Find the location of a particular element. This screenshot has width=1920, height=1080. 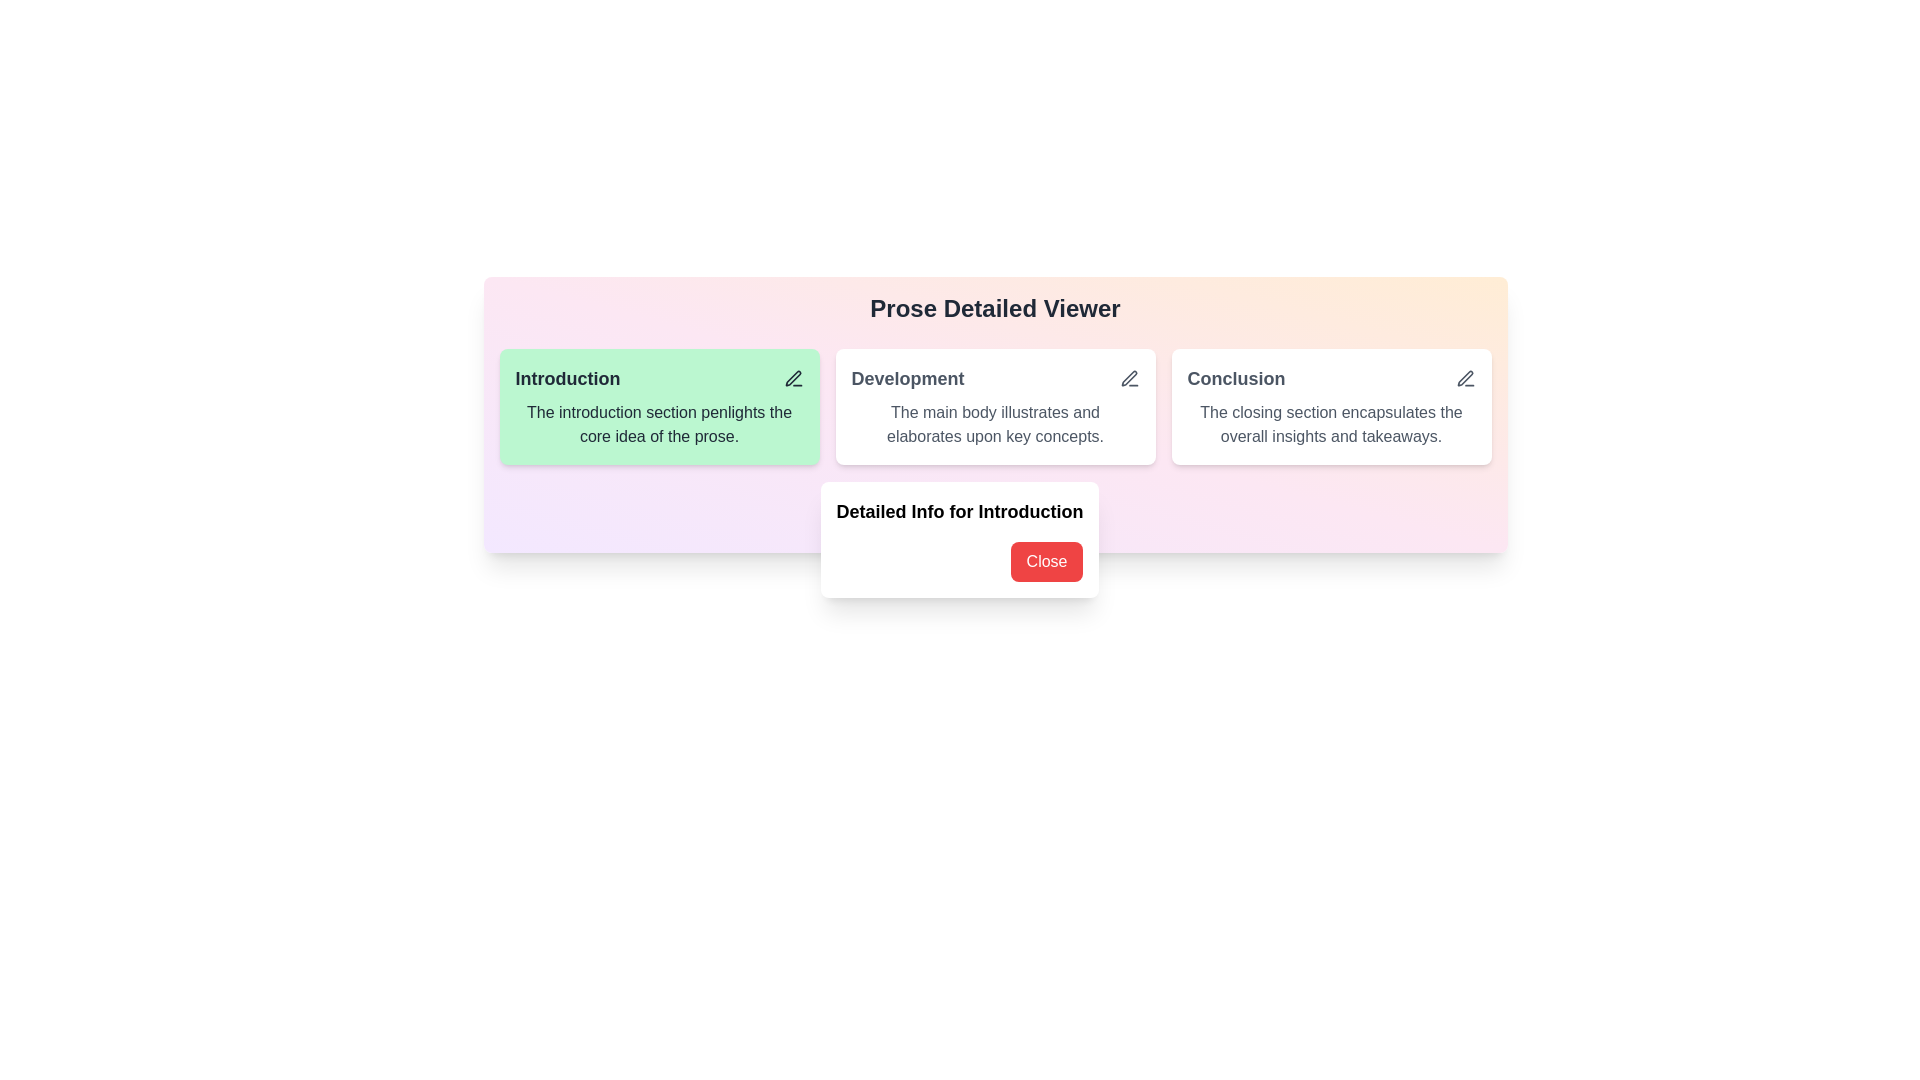

title text 'Detailed Info for Introduction' which is a bold and larger font styled label, centered at the top of a white card-like popup is located at coordinates (960, 511).